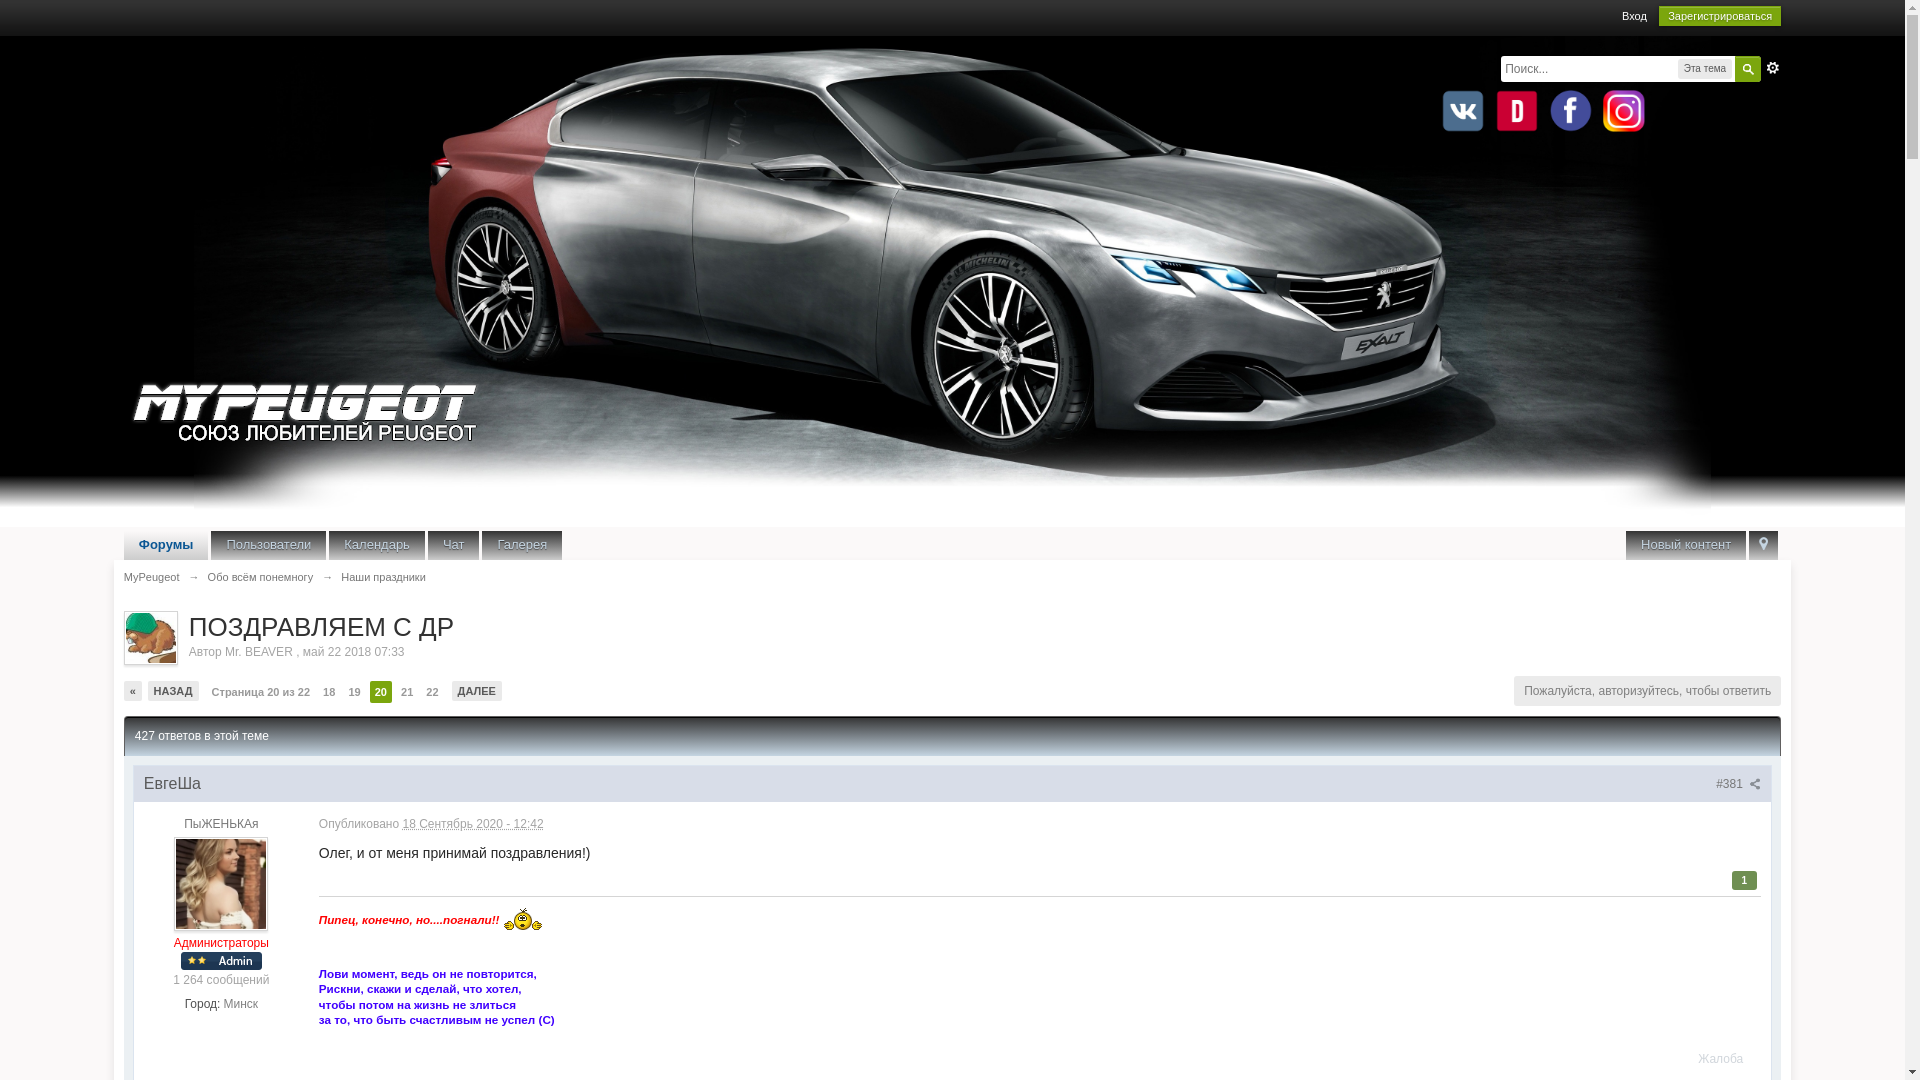 Image resolution: width=1920 pixels, height=1080 pixels. What do you see at coordinates (1747, 545) in the screenshot?
I see `' '` at bounding box center [1747, 545].